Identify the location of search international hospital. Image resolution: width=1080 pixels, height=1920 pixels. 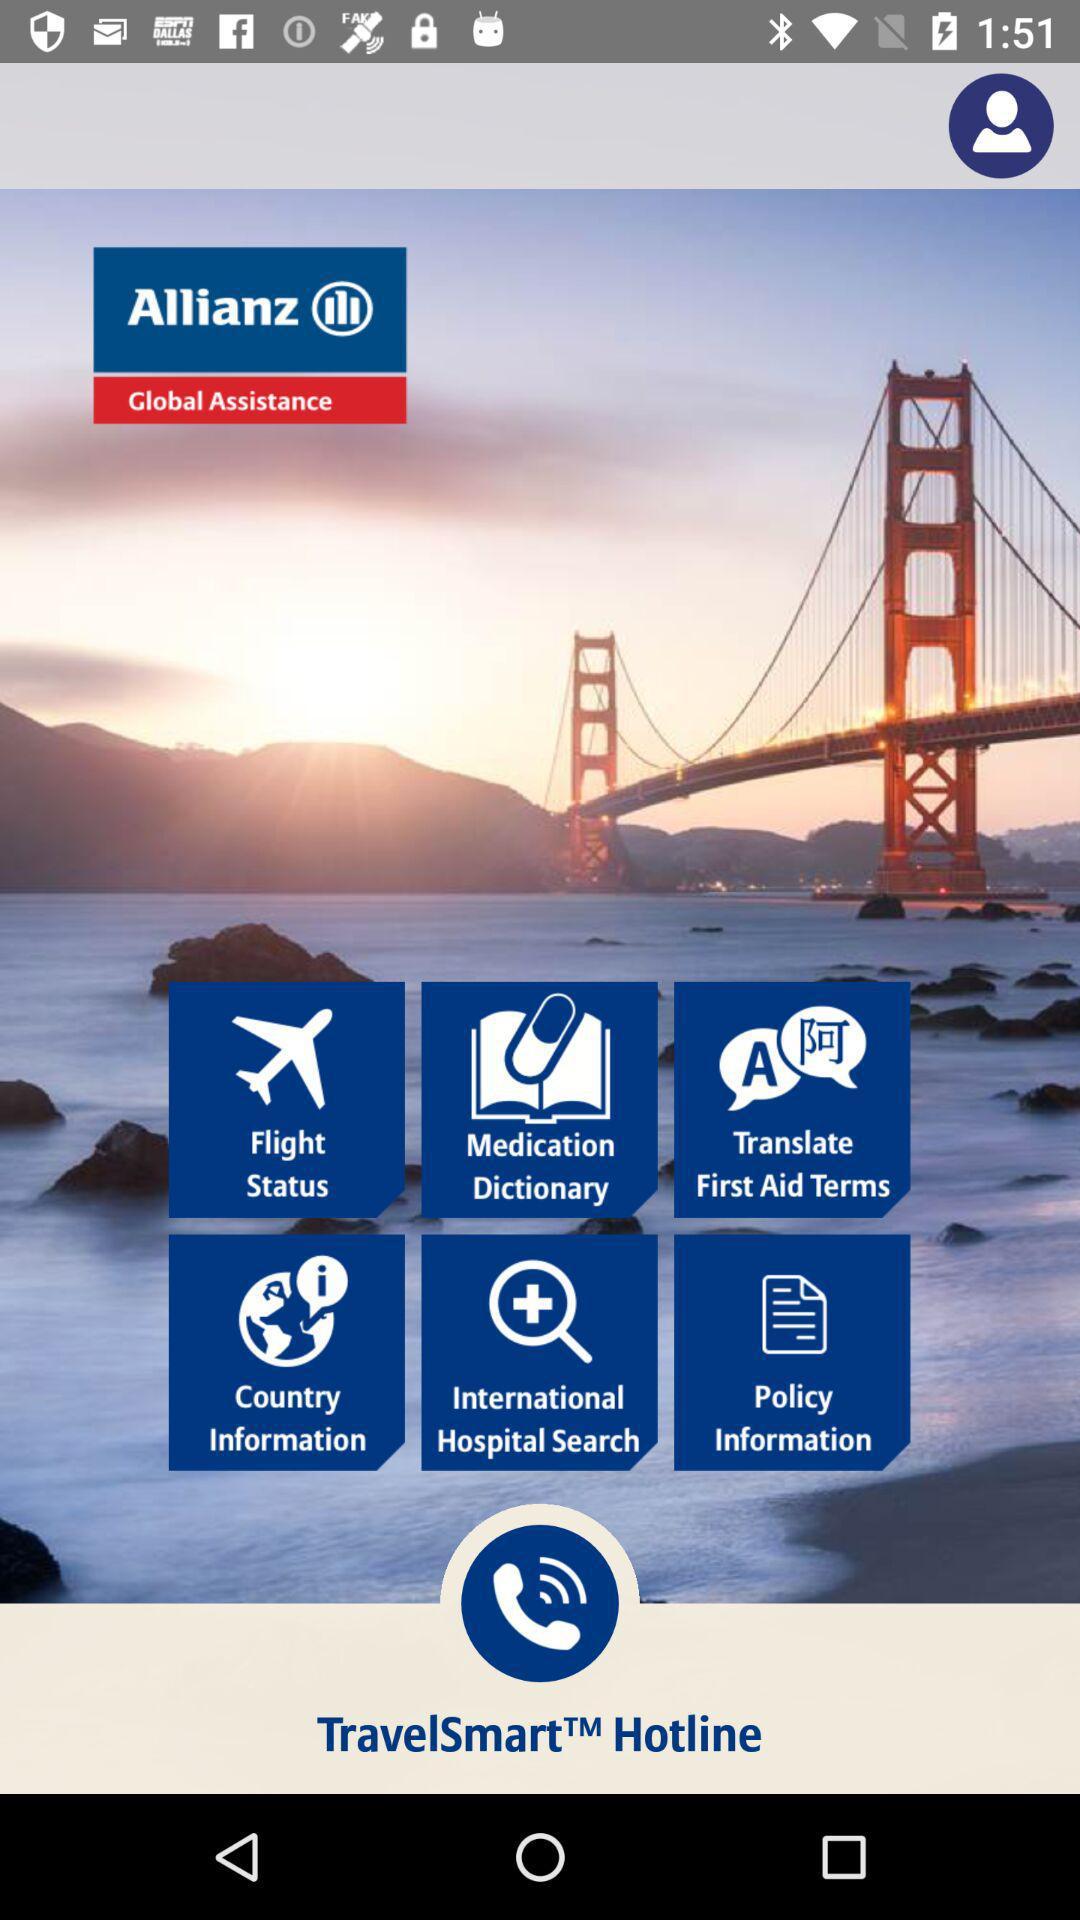
(538, 1352).